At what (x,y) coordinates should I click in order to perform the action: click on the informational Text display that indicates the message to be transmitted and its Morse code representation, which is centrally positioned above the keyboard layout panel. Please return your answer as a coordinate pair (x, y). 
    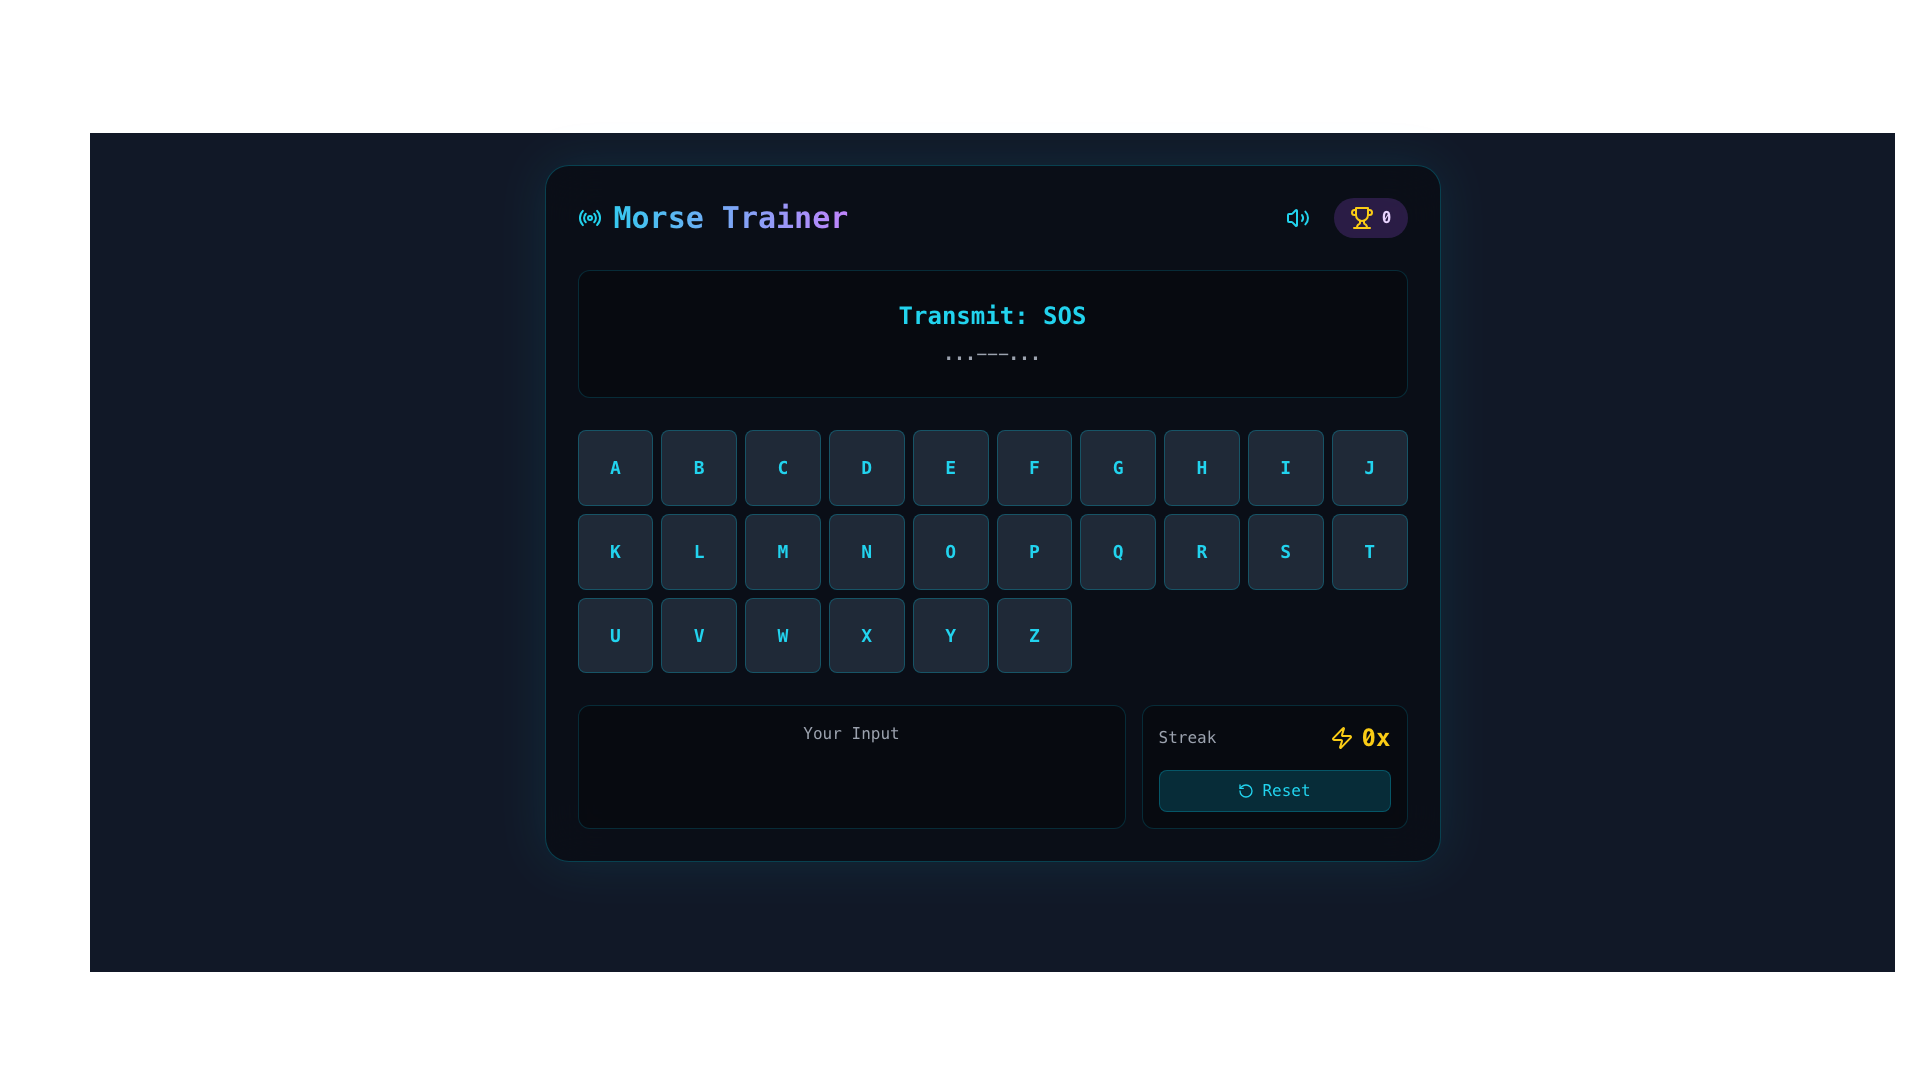
    Looking at the image, I should click on (992, 333).